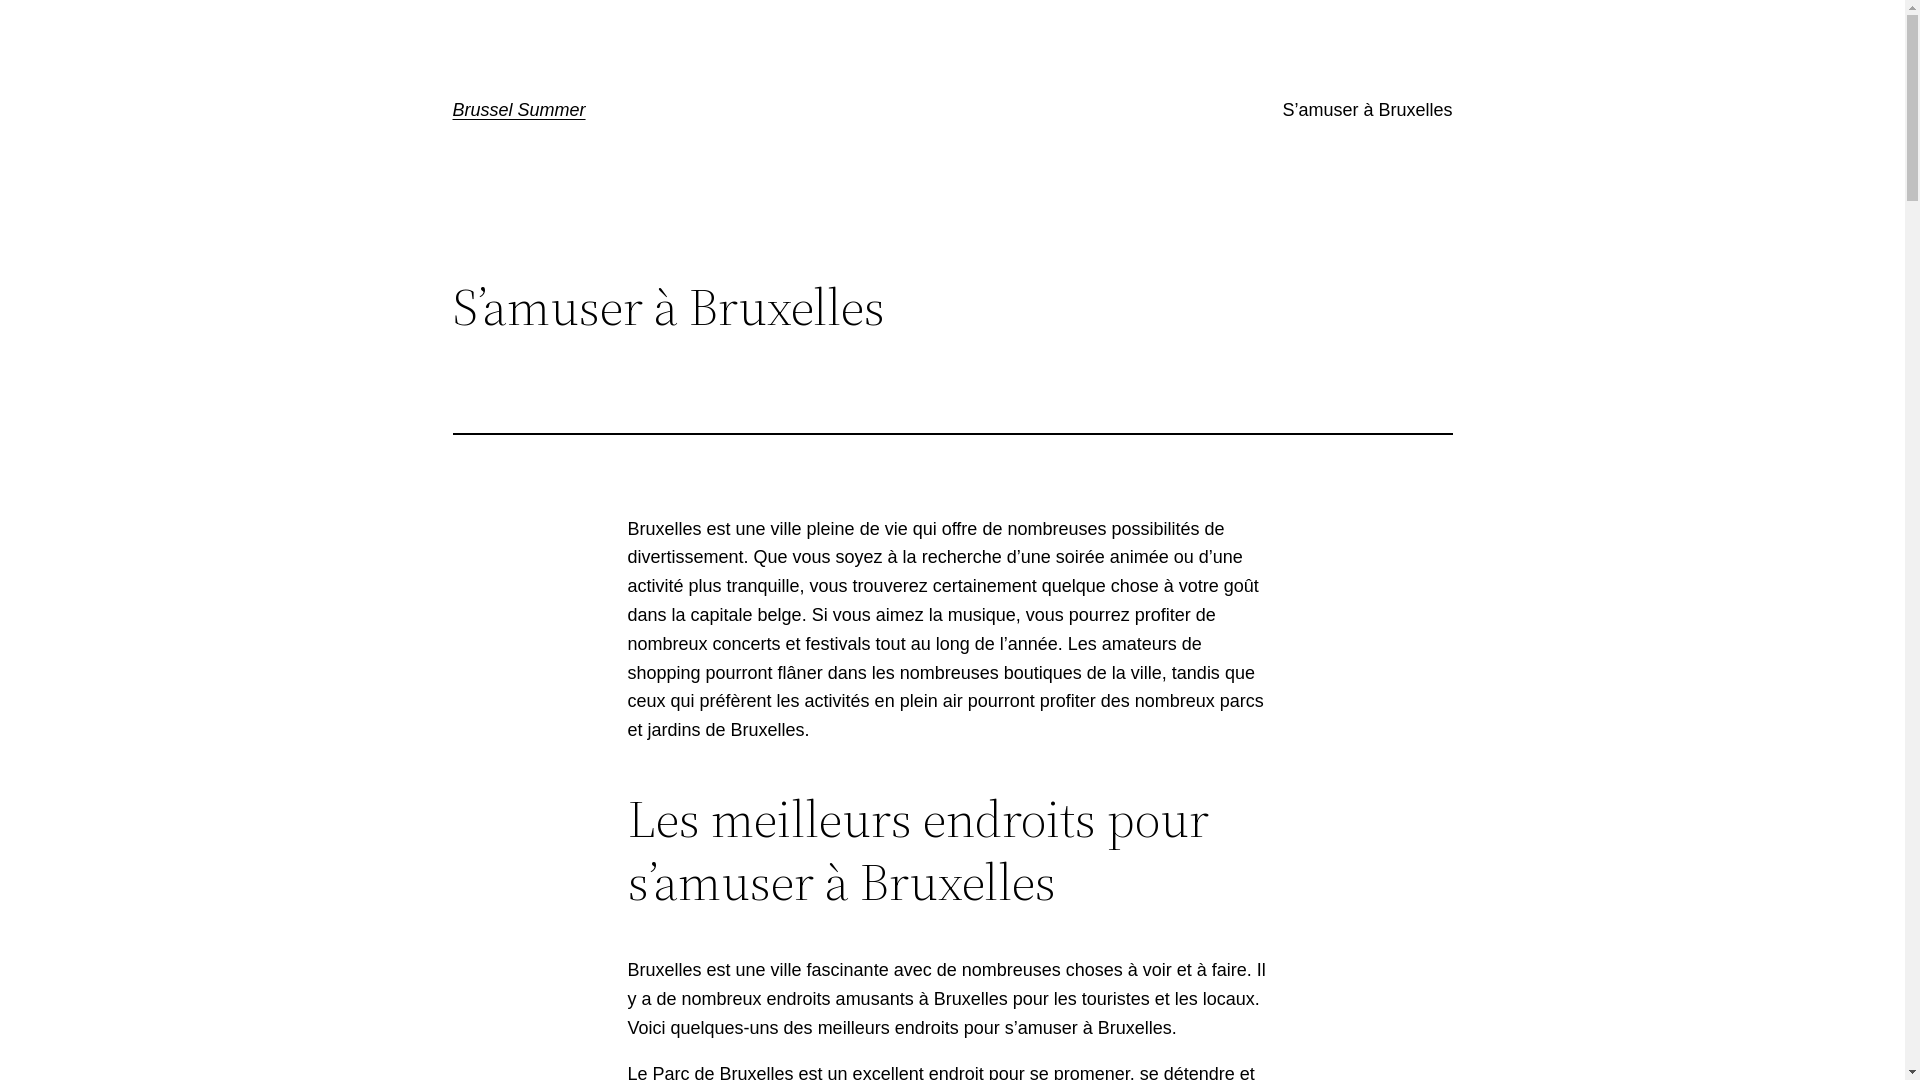 The height and width of the screenshot is (1080, 1920). What do you see at coordinates (518, 110) in the screenshot?
I see `'Brussel Summer'` at bounding box center [518, 110].